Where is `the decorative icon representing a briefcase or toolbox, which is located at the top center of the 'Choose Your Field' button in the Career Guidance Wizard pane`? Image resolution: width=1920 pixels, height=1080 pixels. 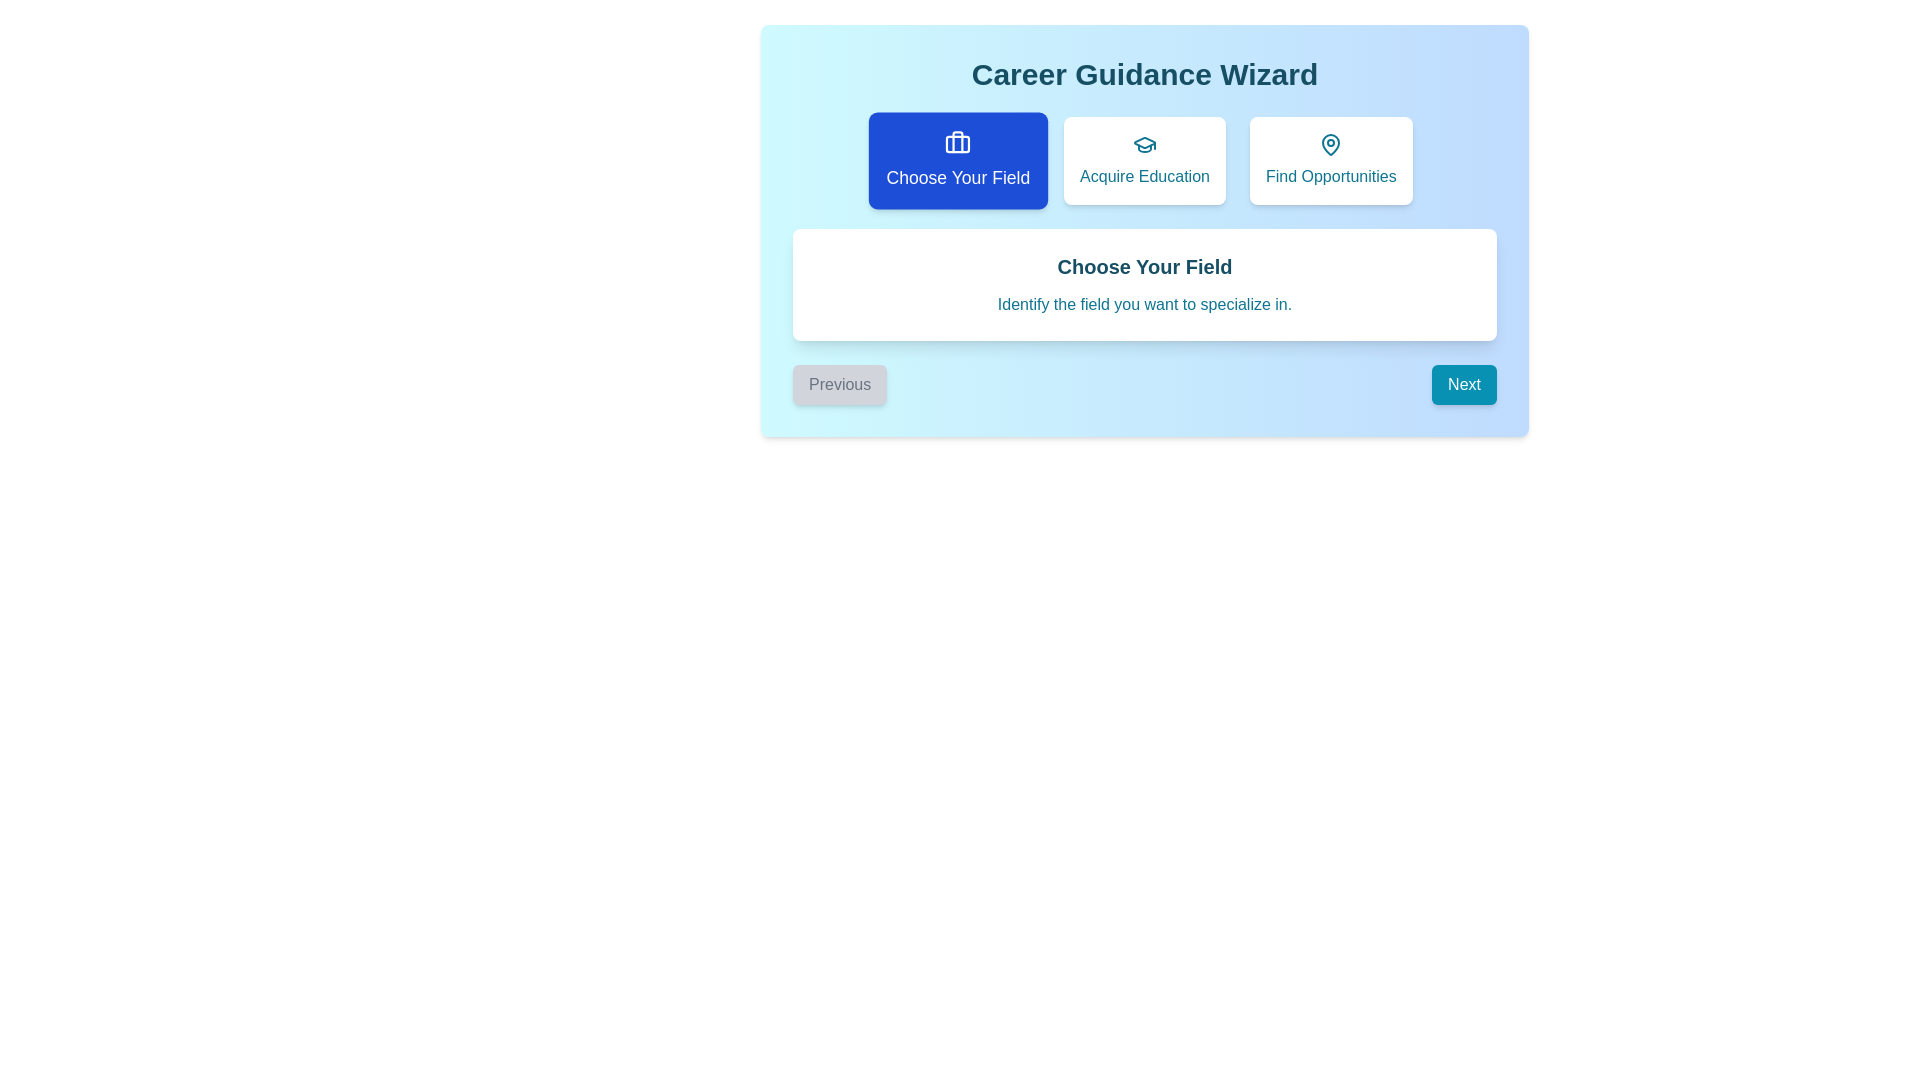 the decorative icon representing a briefcase or toolbox, which is located at the top center of the 'Choose Your Field' button in the Career Guidance Wizard pane is located at coordinates (957, 142).